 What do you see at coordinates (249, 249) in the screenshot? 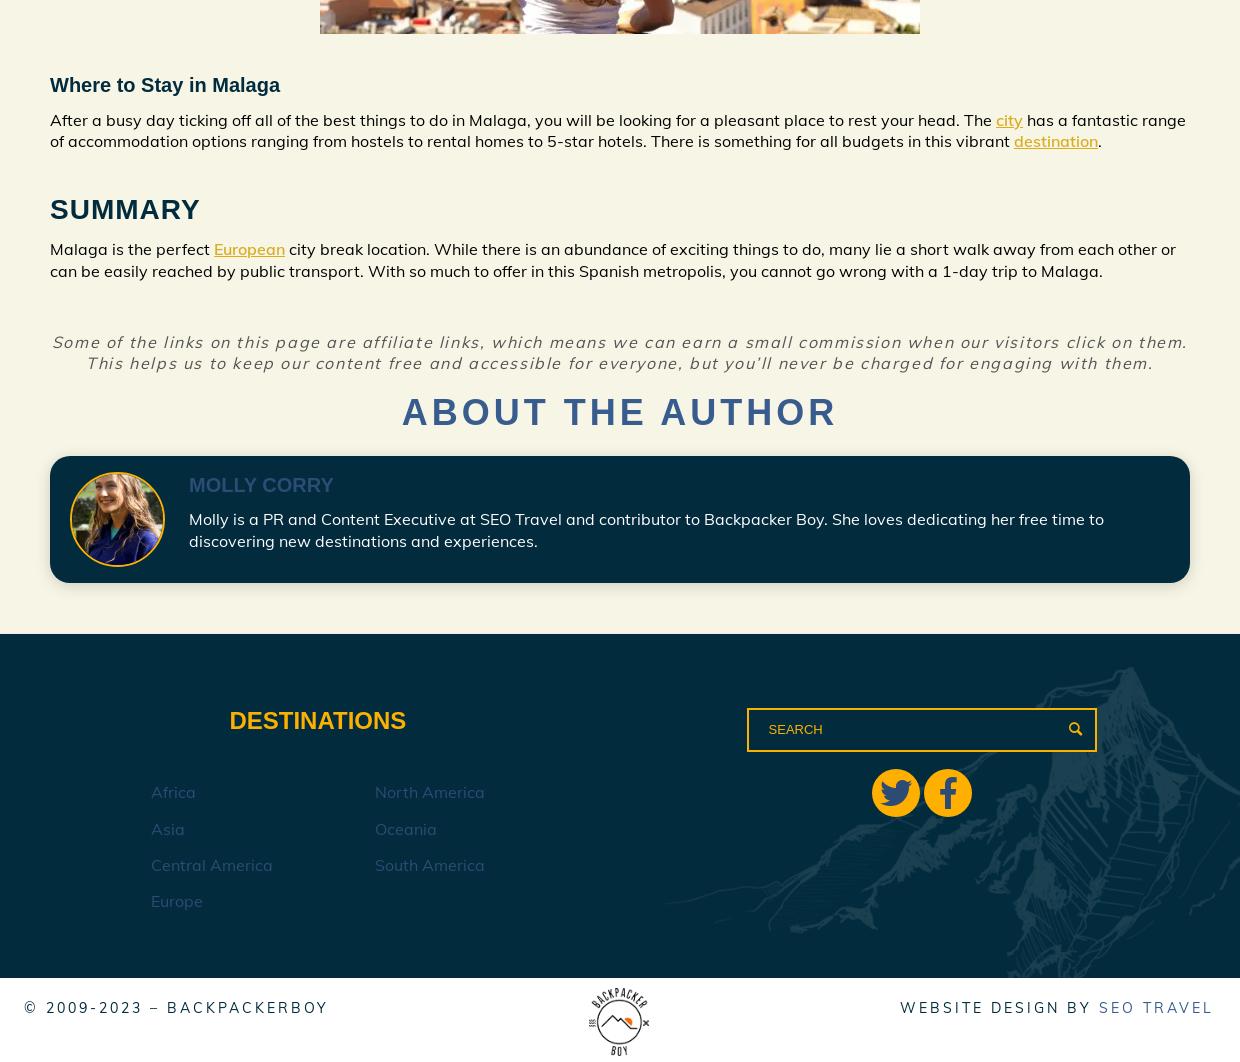
I see `'European'` at bounding box center [249, 249].